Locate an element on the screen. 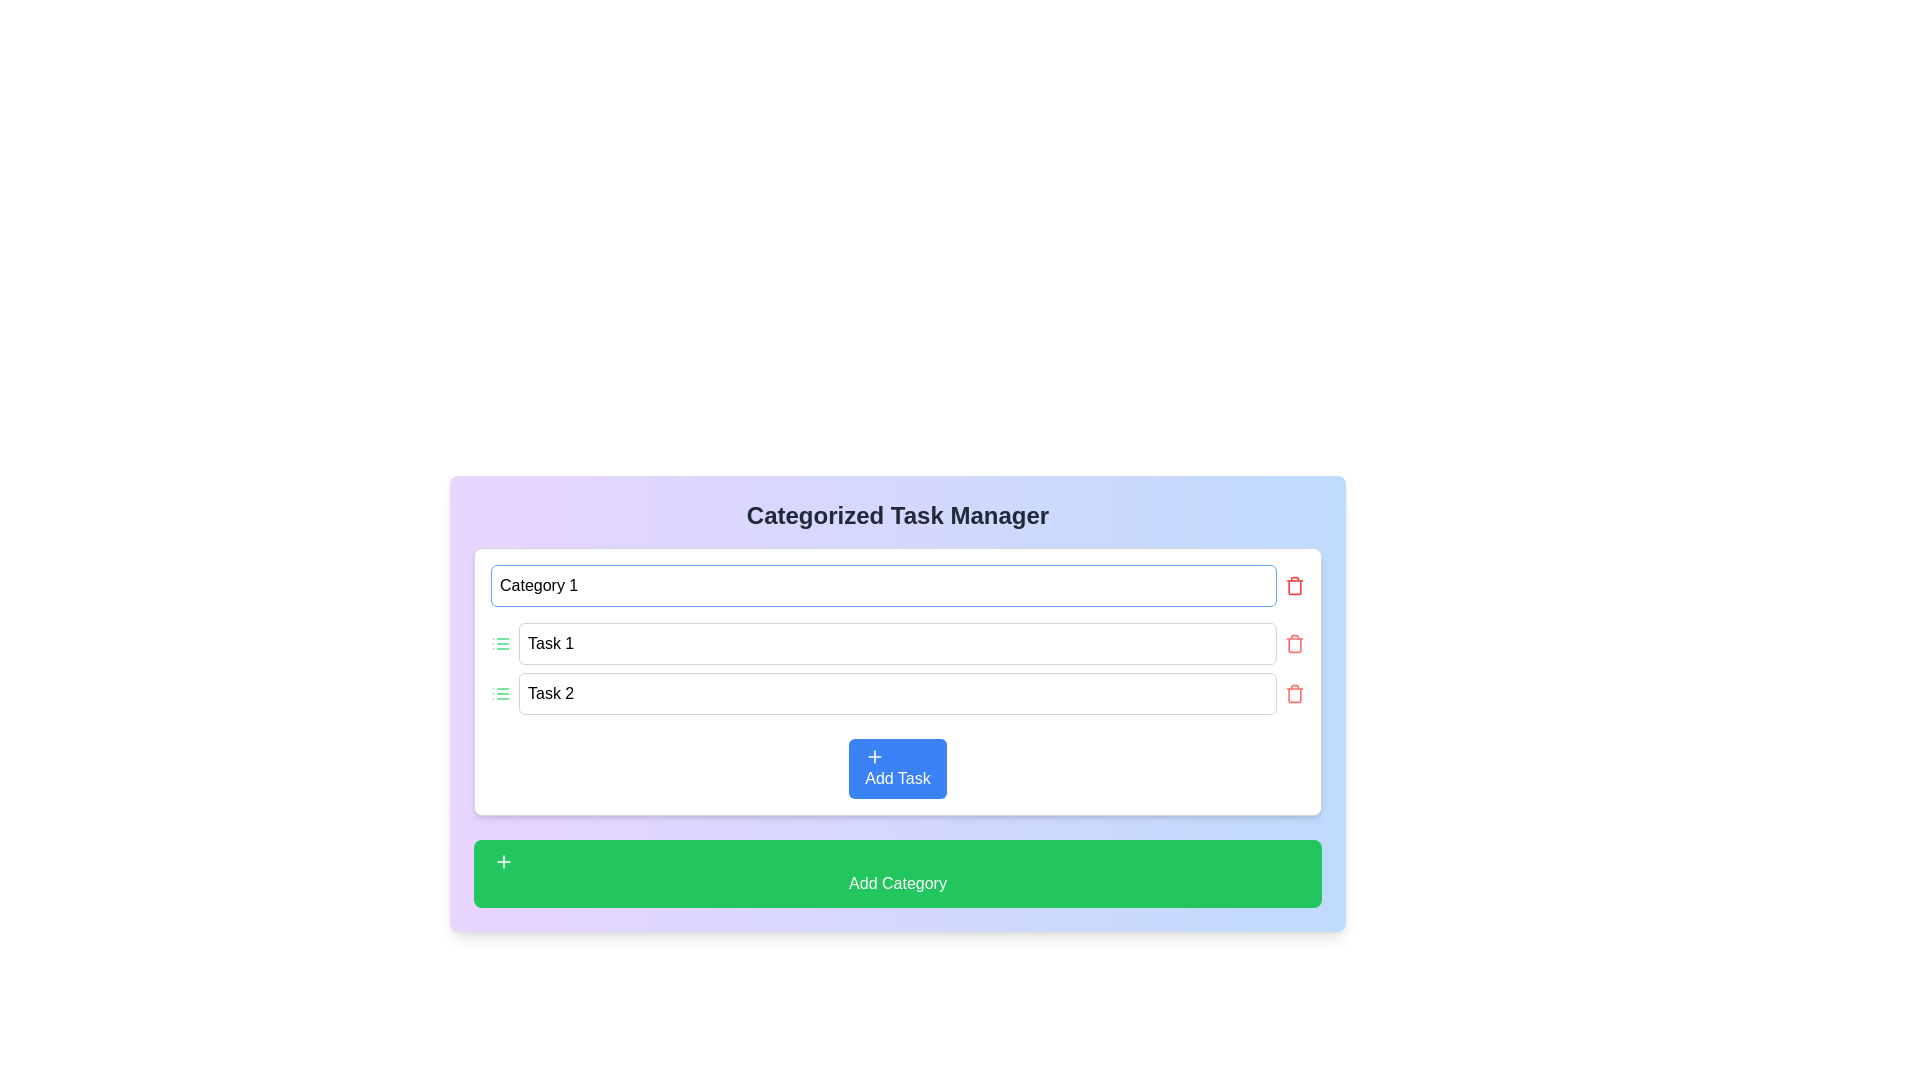 The width and height of the screenshot is (1920, 1080). the plus icon located within the green 'Add Category' button at the bottom of the interface is located at coordinates (504, 860).